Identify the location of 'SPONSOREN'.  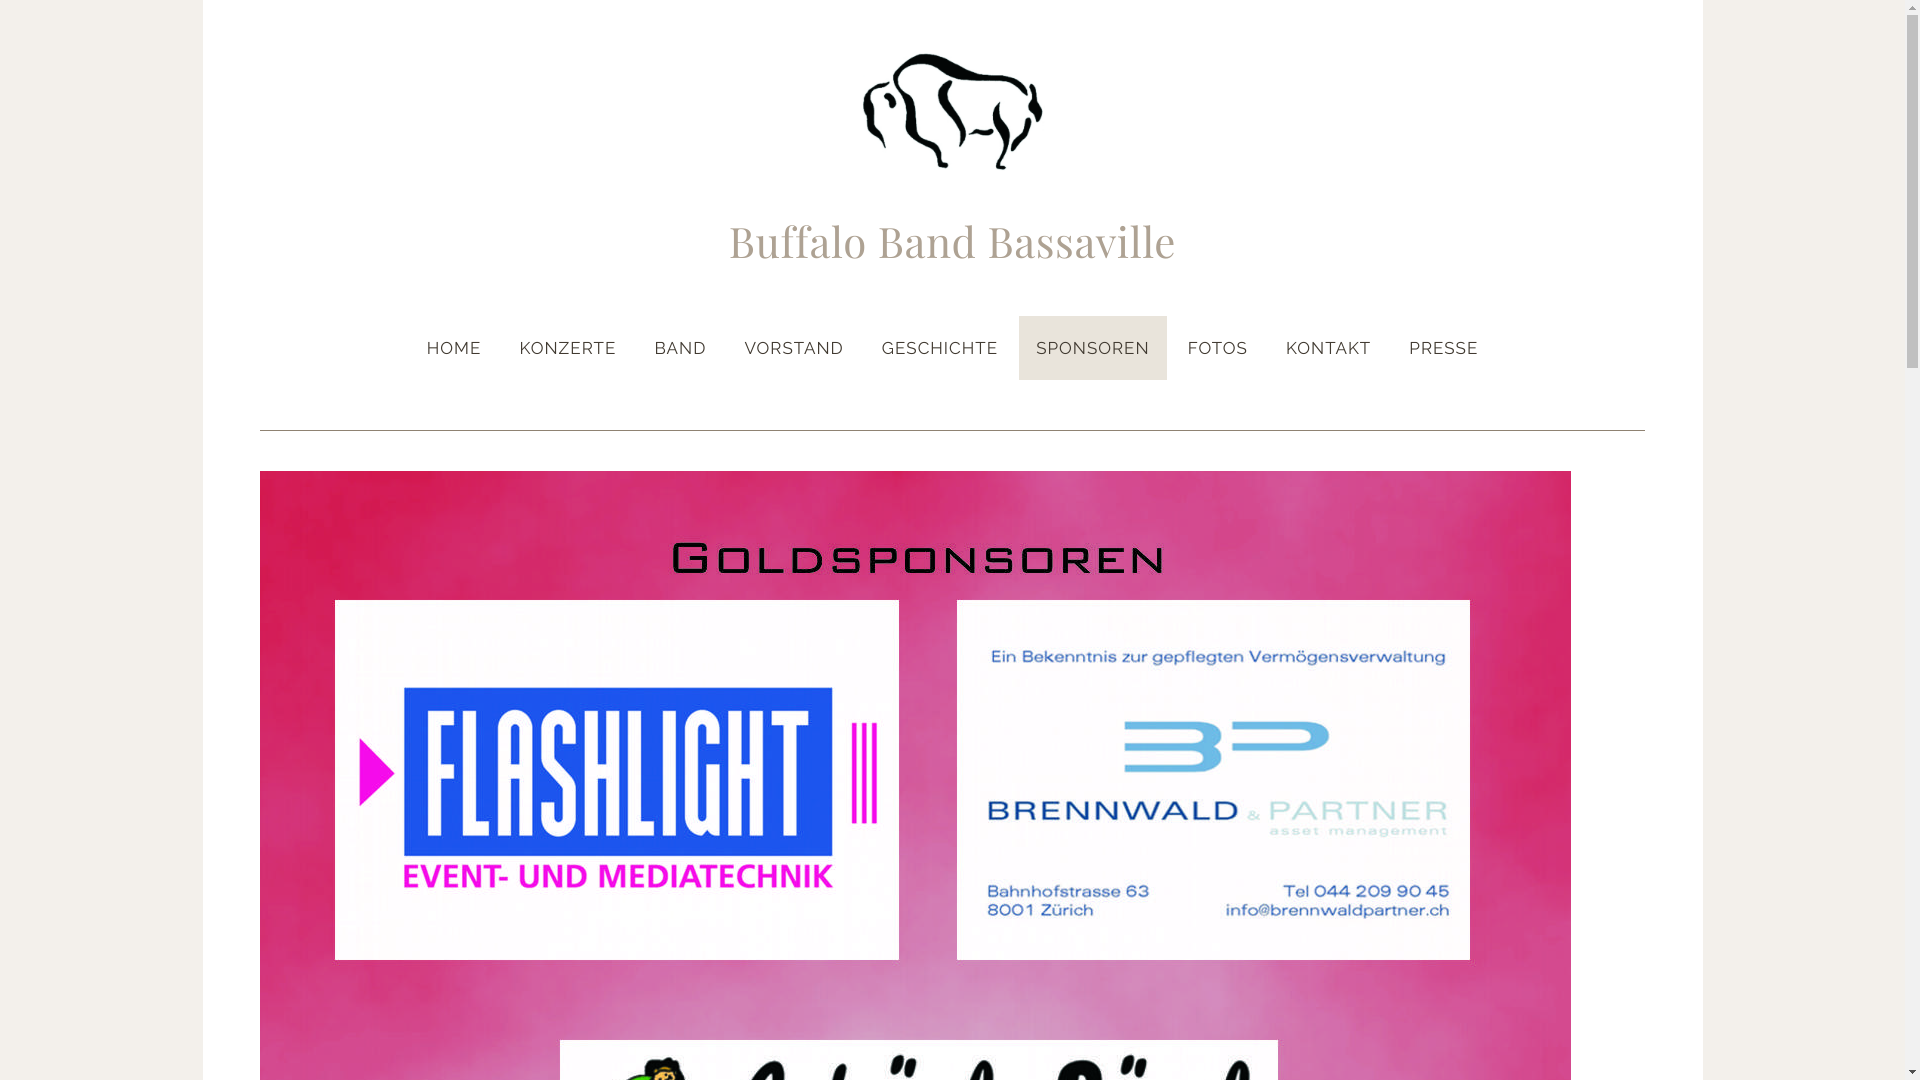
(1091, 346).